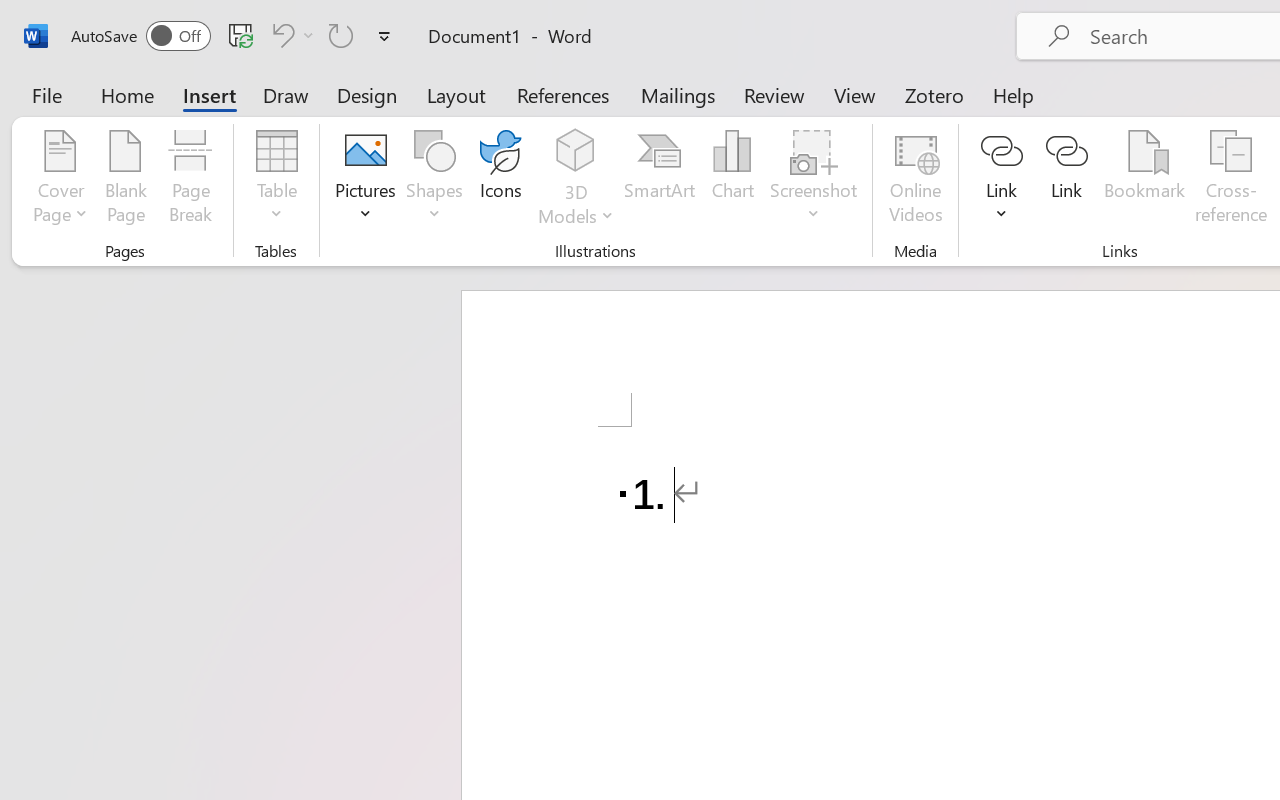 The image size is (1280, 800). What do you see at coordinates (814, 179) in the screenshot?
I see `'Screenshot'` at bounding box center [814, 179].